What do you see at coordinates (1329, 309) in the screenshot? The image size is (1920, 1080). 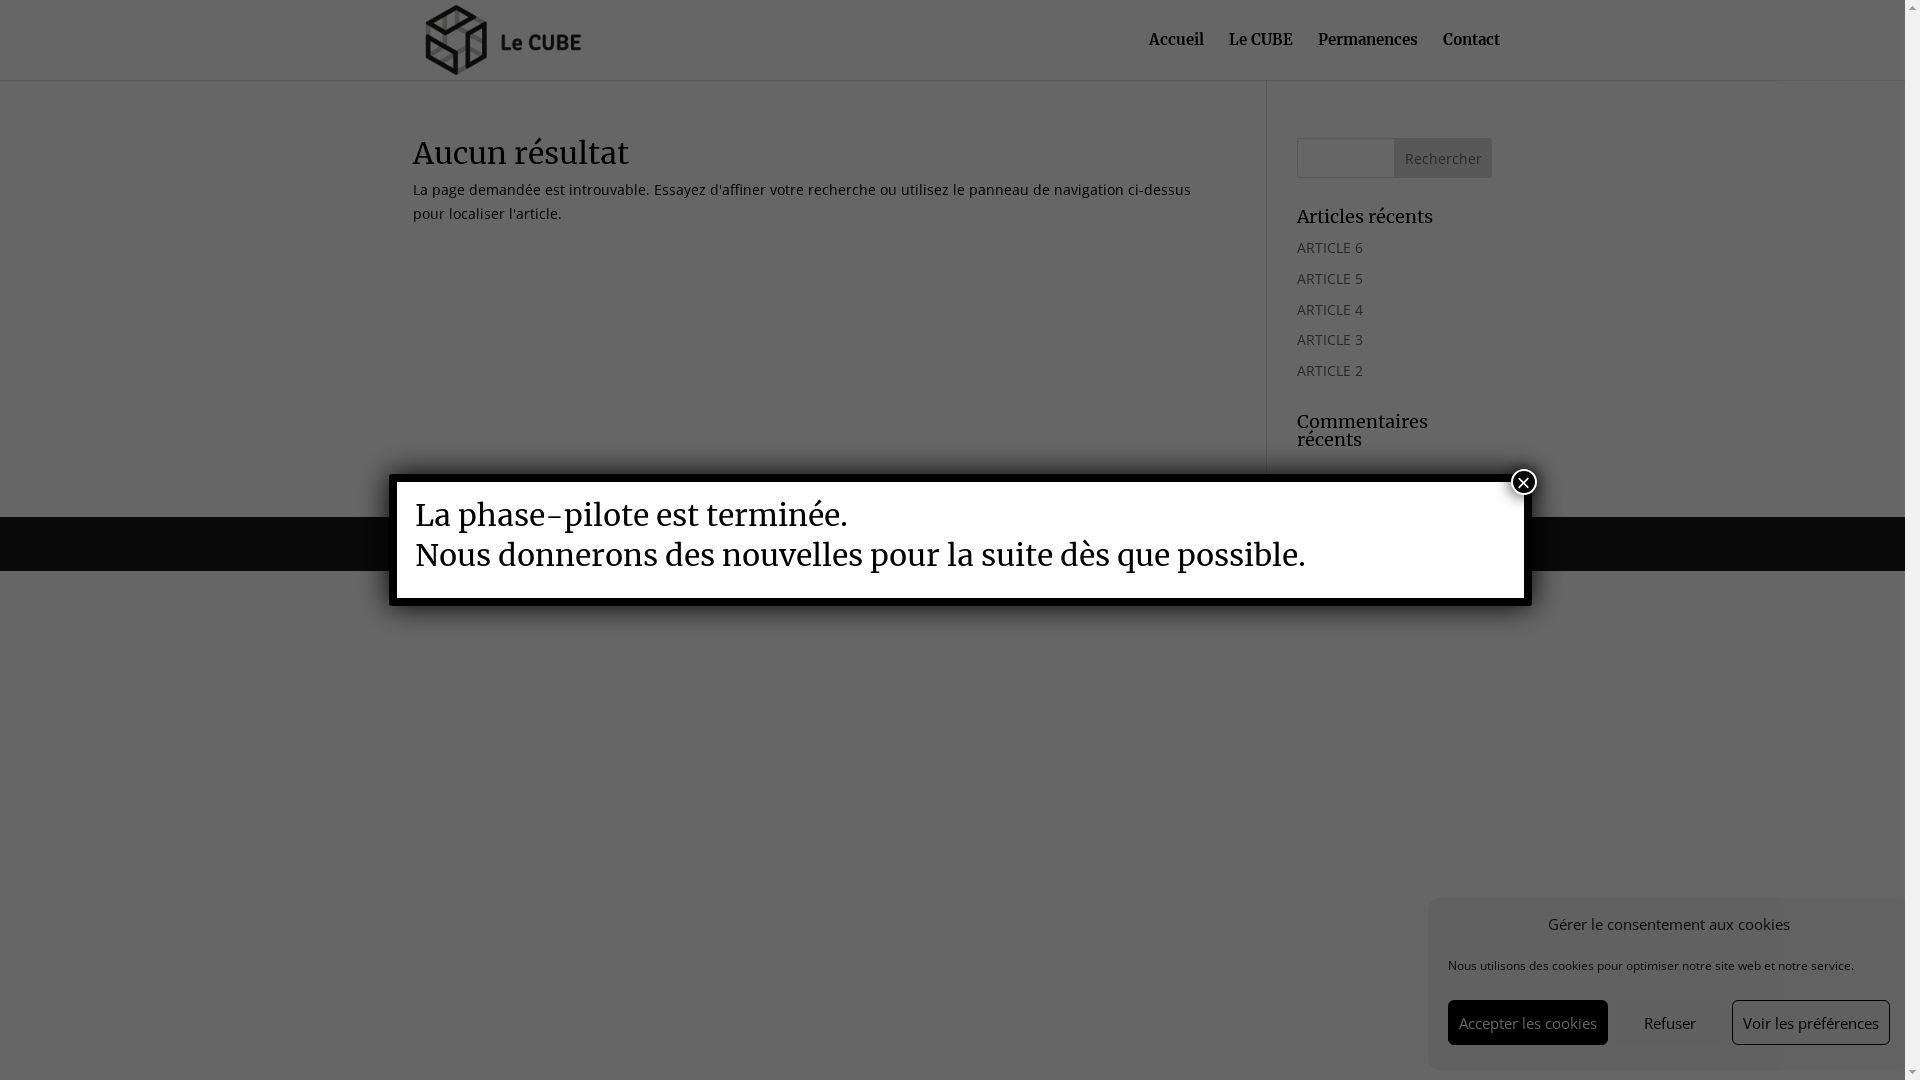 I see `'ARTICLE 4'` at bounding box center [1329, 309].